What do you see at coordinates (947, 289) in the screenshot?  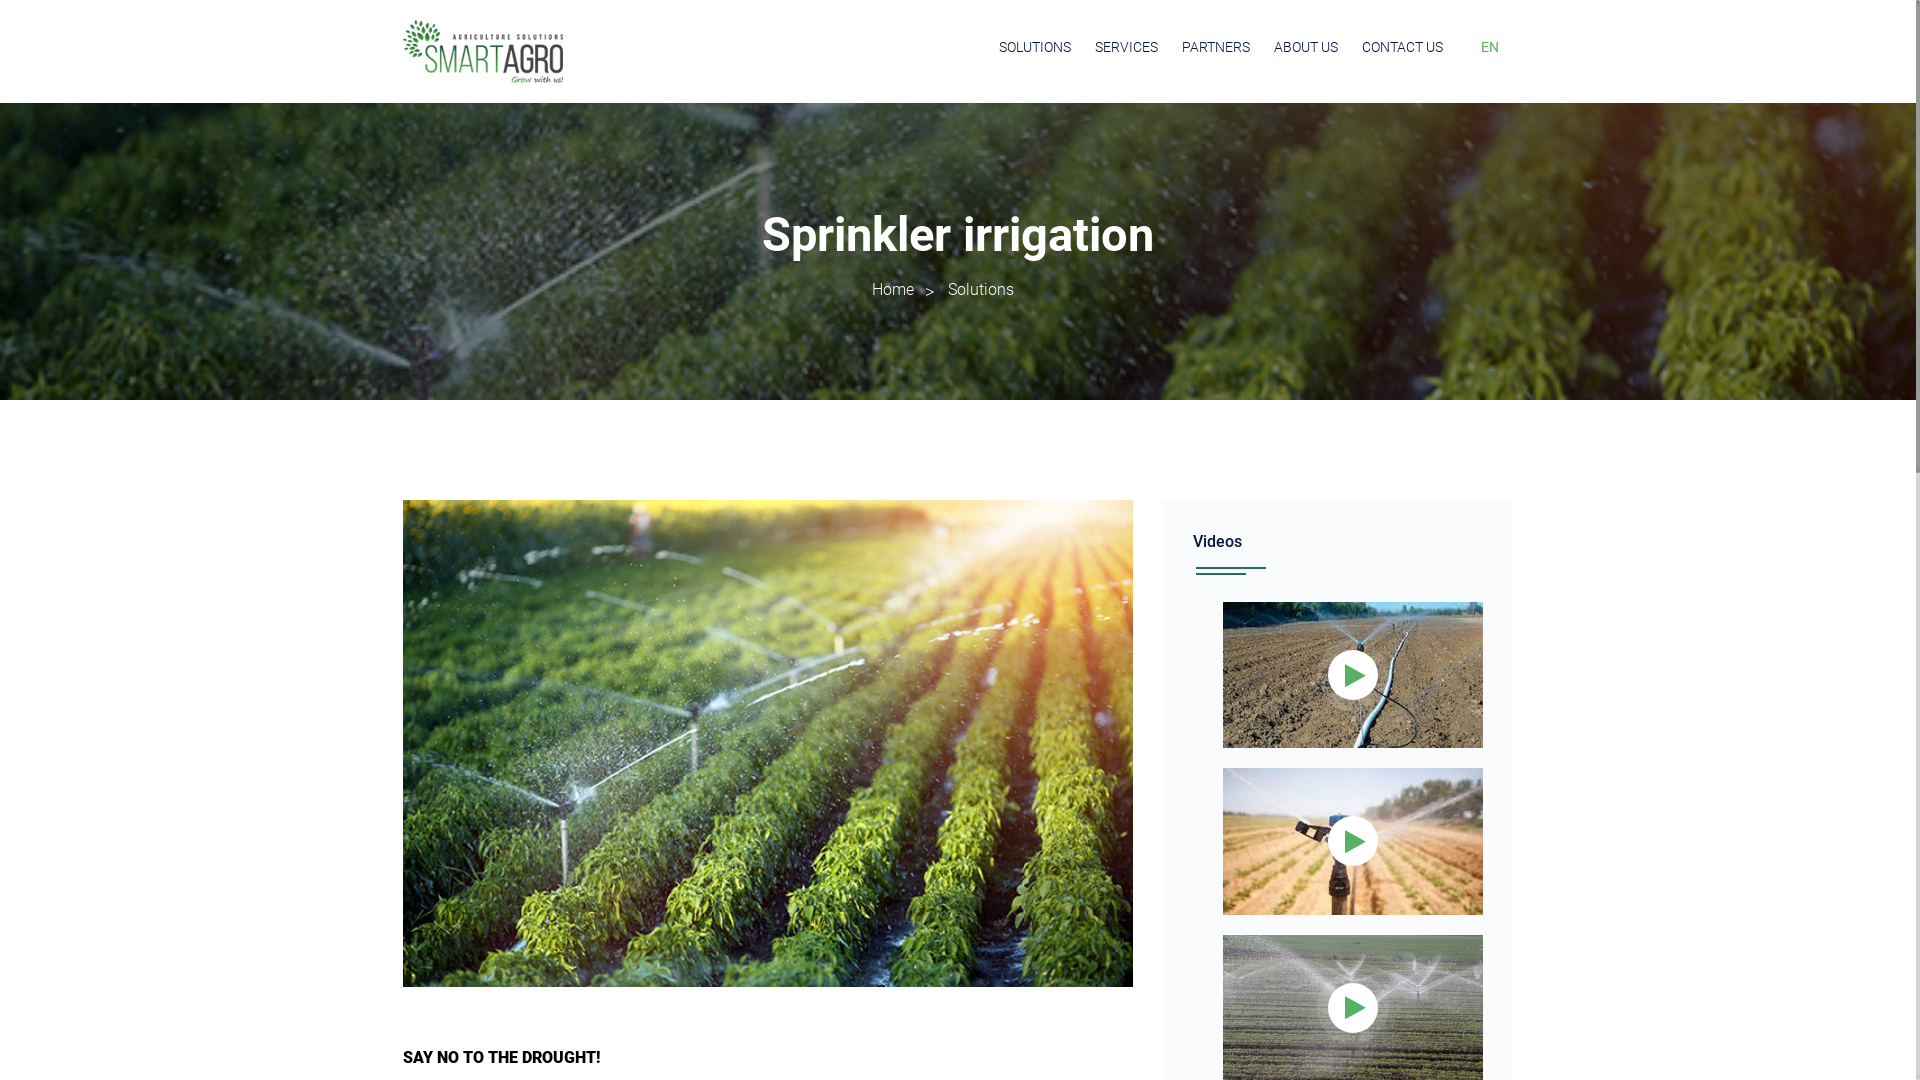 I see `'Solutions'` at bounding box center [947, 289].